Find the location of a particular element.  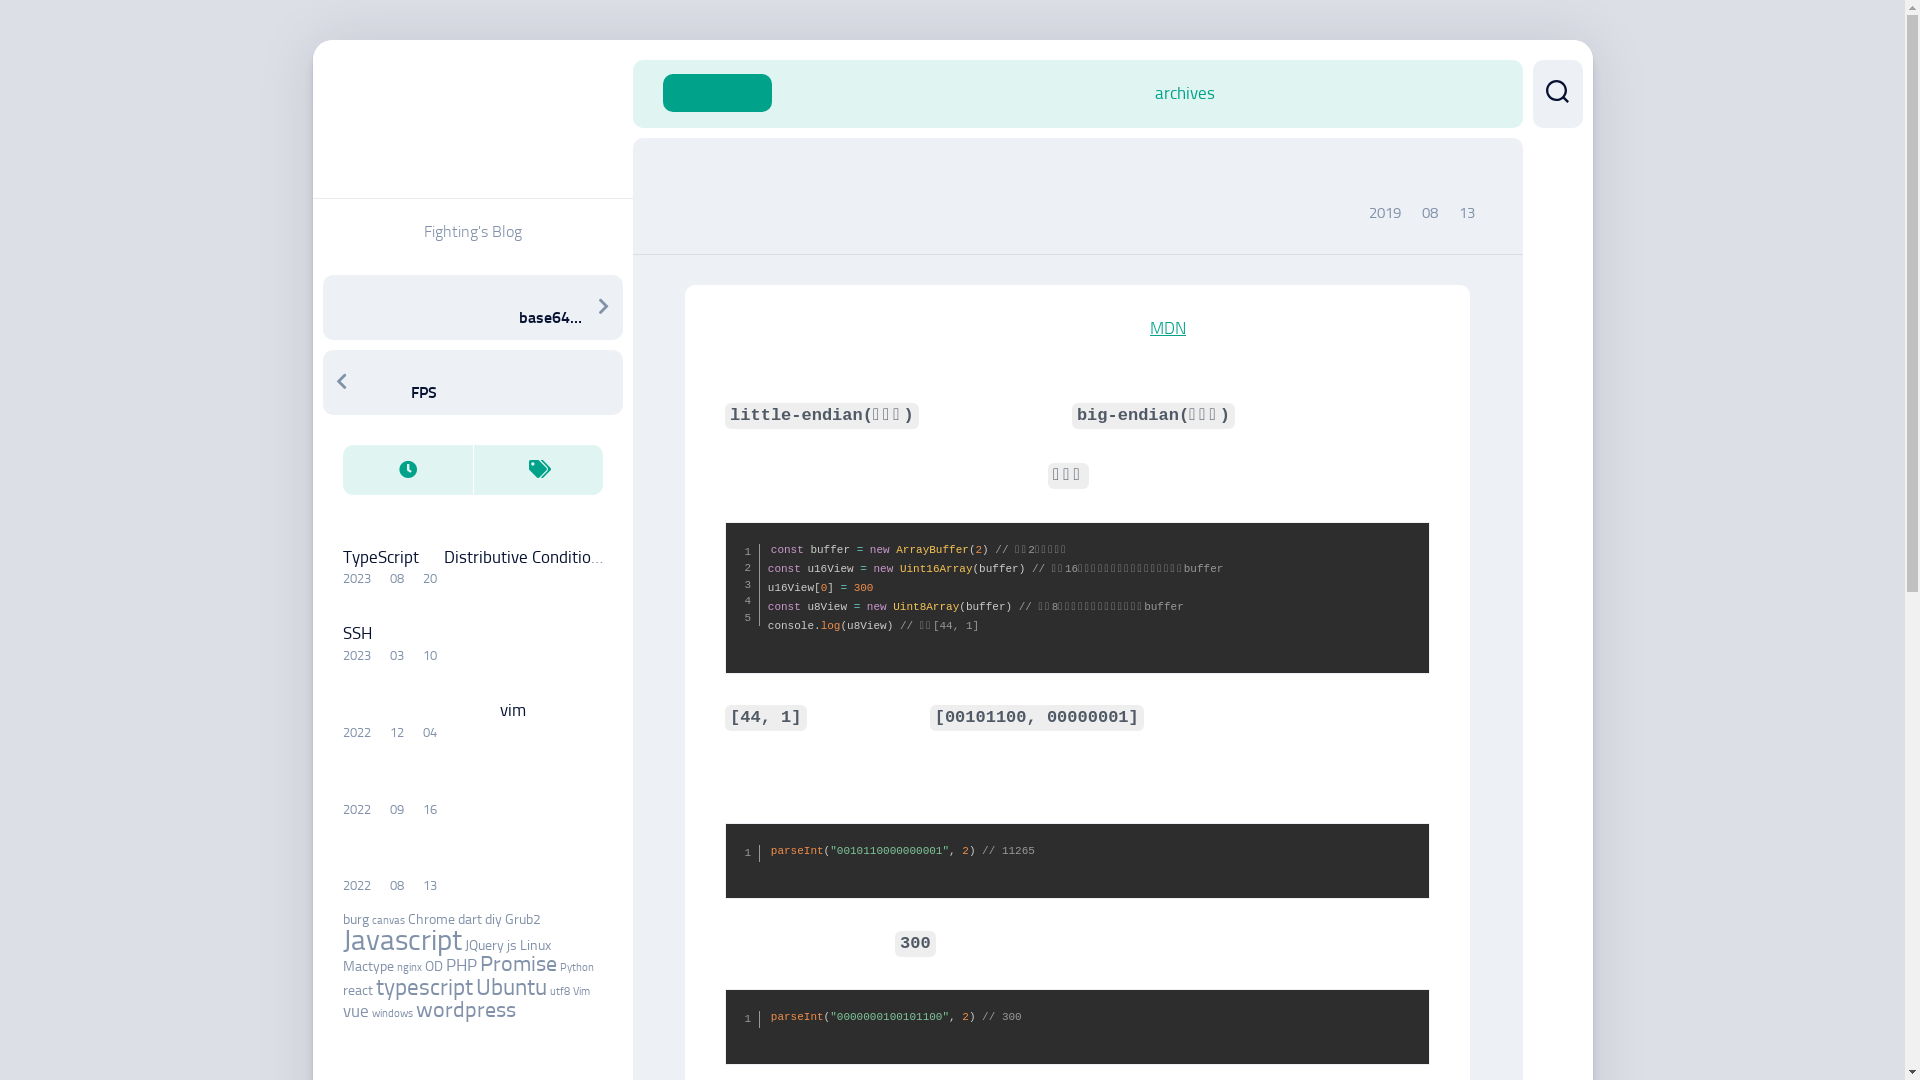

'OD' is located at coordinates (431, 965).